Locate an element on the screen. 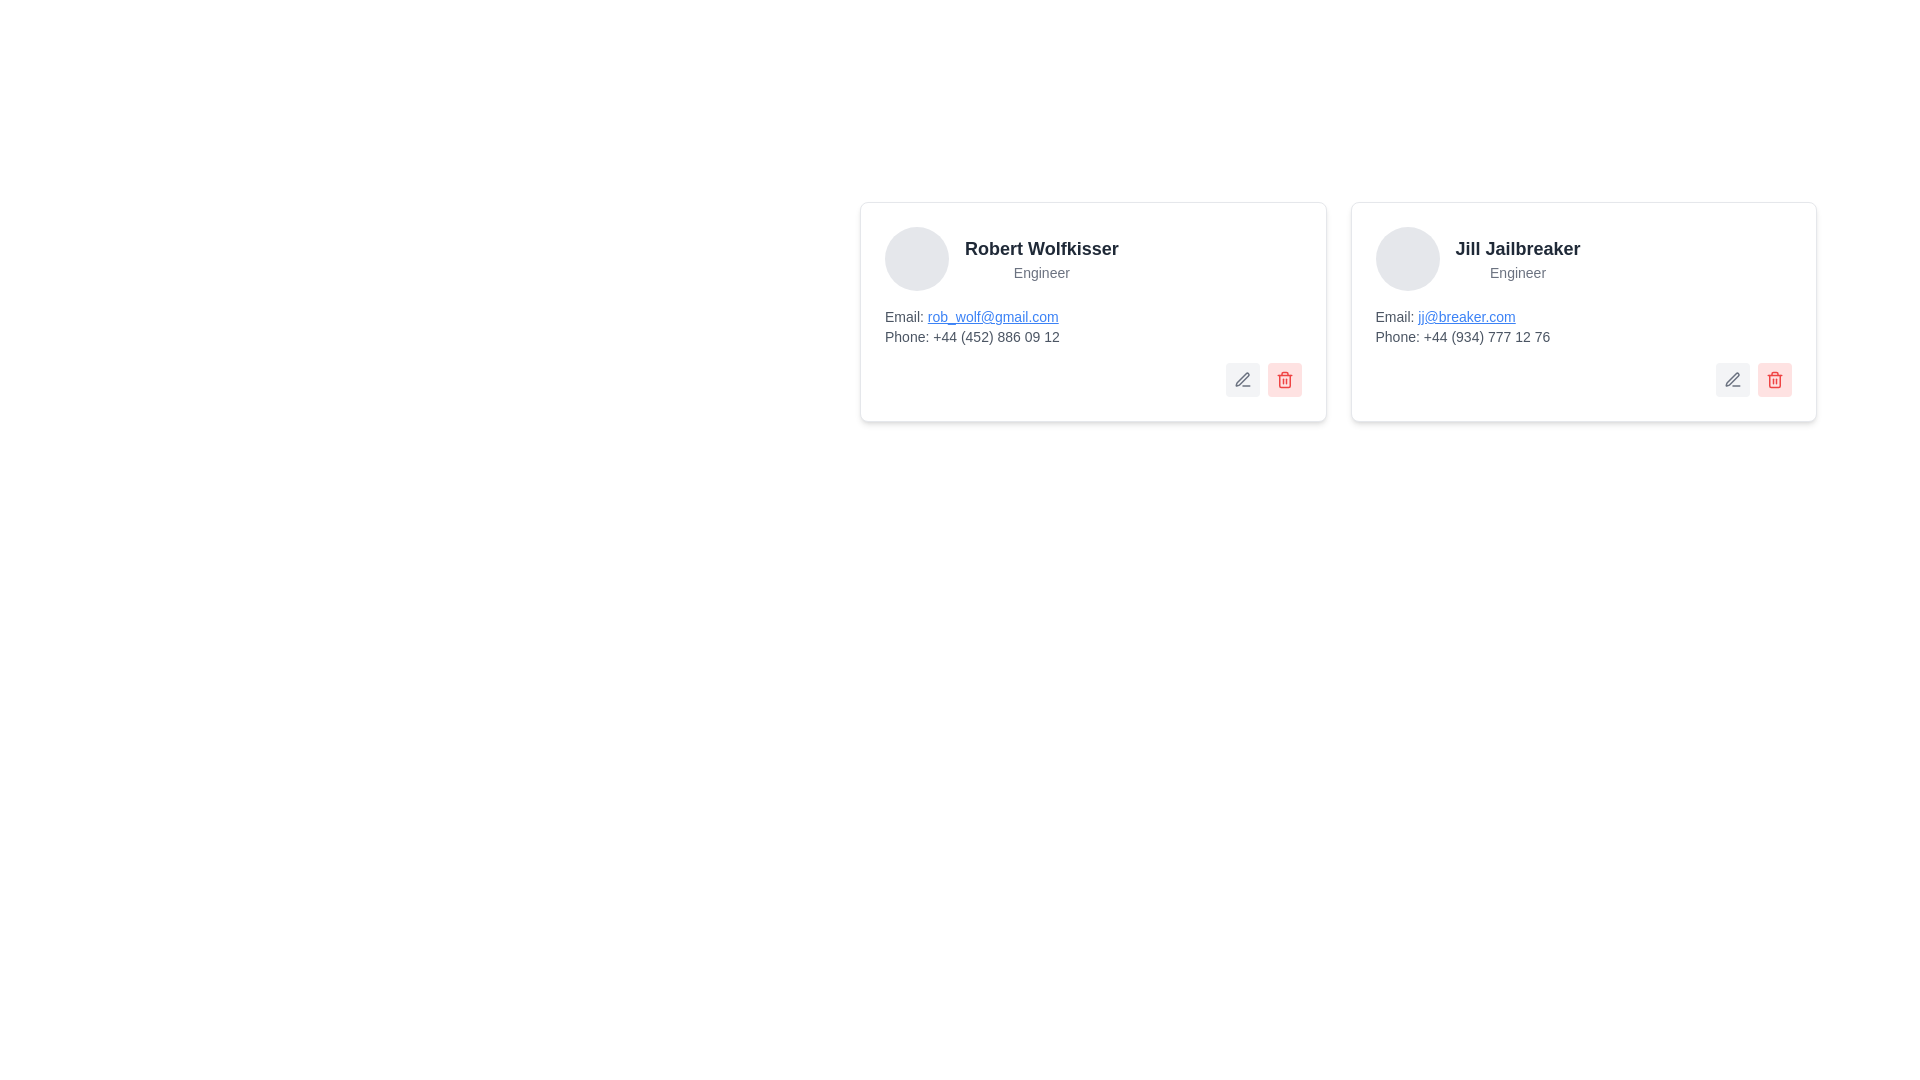 The height and width of the screenshot is (1080, 1920). the text label reading 'Engineer' is located at coordinates (1040, 273).